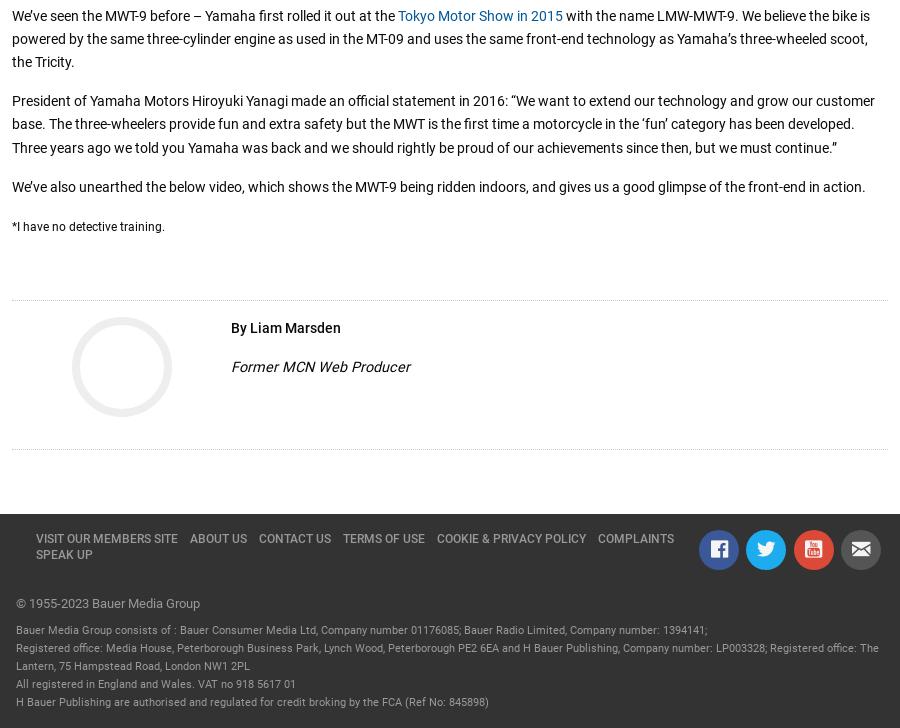  What do you see at coordinates (447, 657) in the screenshot?
I see `'Registered office: Media House, Peterborough Business Park, Lynch Wood, Peterborough PE2 6EA and H Bauer Publishing, Company number: LP003328; Registered office: The Lantern, 75 Hampstead Road, London NW1 2PL'` at bounding box center [447, 657].